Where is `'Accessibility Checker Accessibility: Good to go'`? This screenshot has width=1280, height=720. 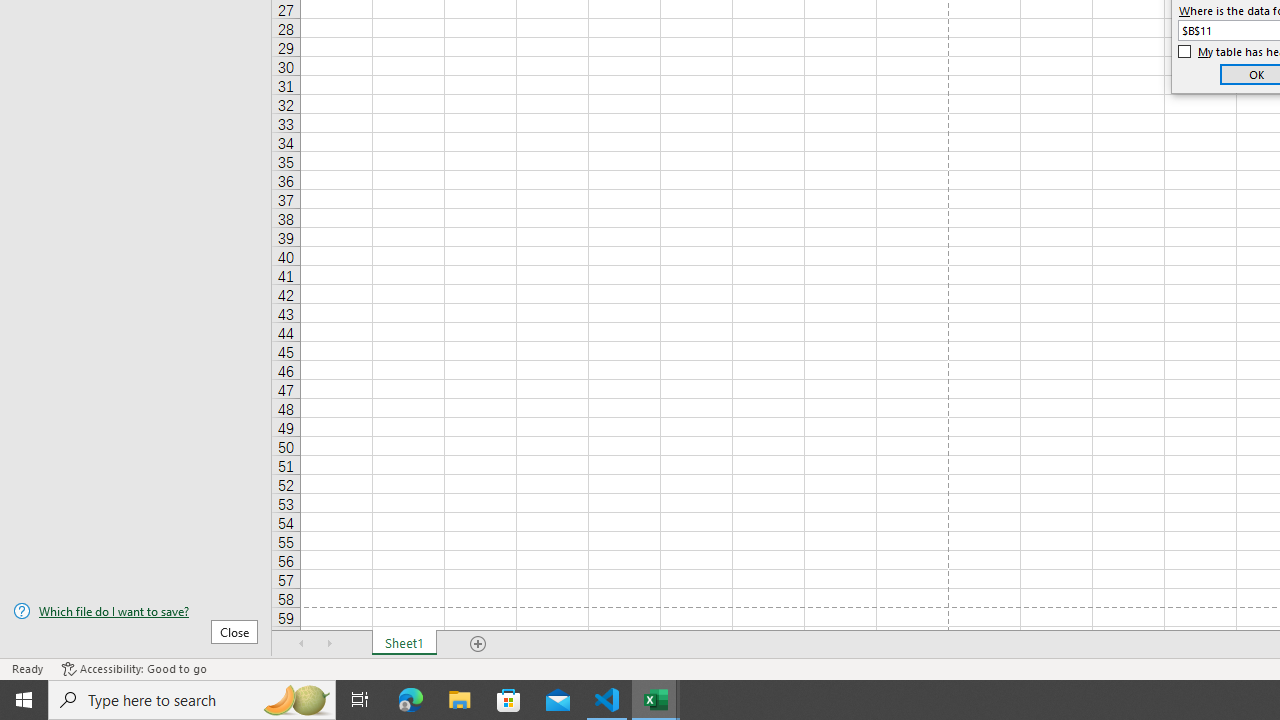 'Accessibility Checker Accessibility: Good to go' is located at coordinates (133, 669).